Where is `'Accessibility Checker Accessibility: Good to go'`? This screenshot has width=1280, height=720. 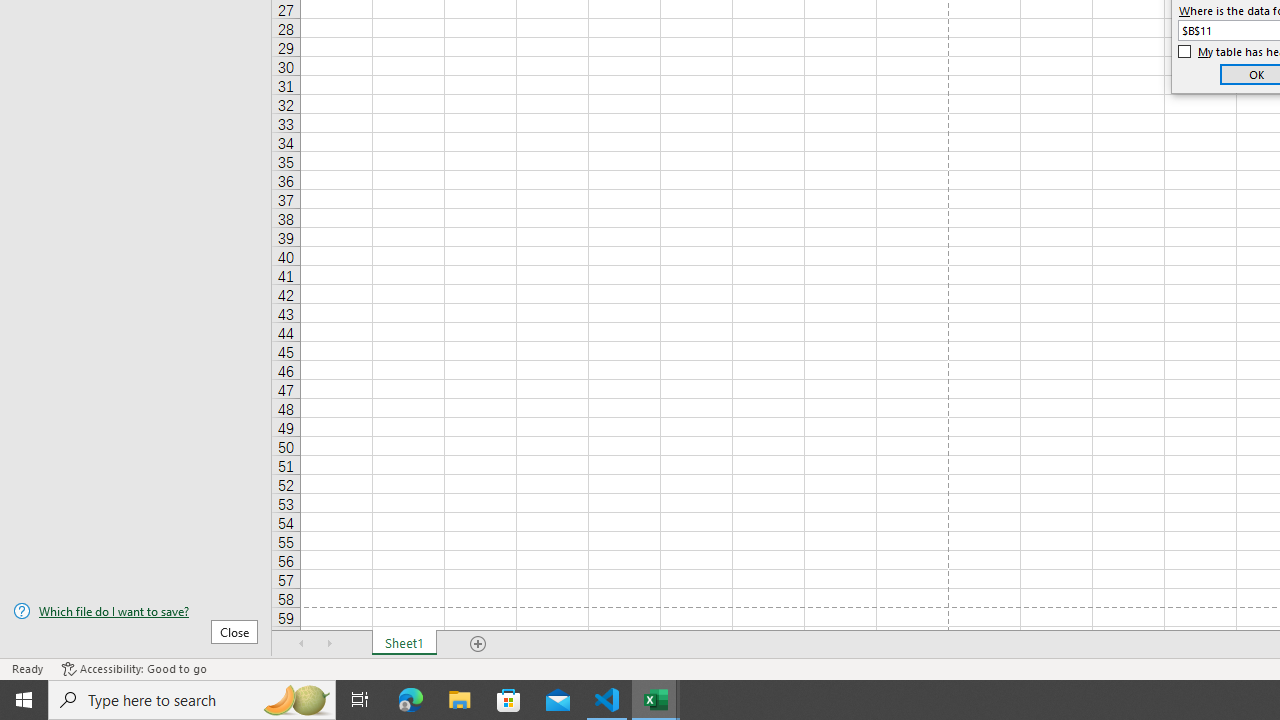 'Accessibility Checker Accessibility: Good to go' is located at coordinates (133, 669).